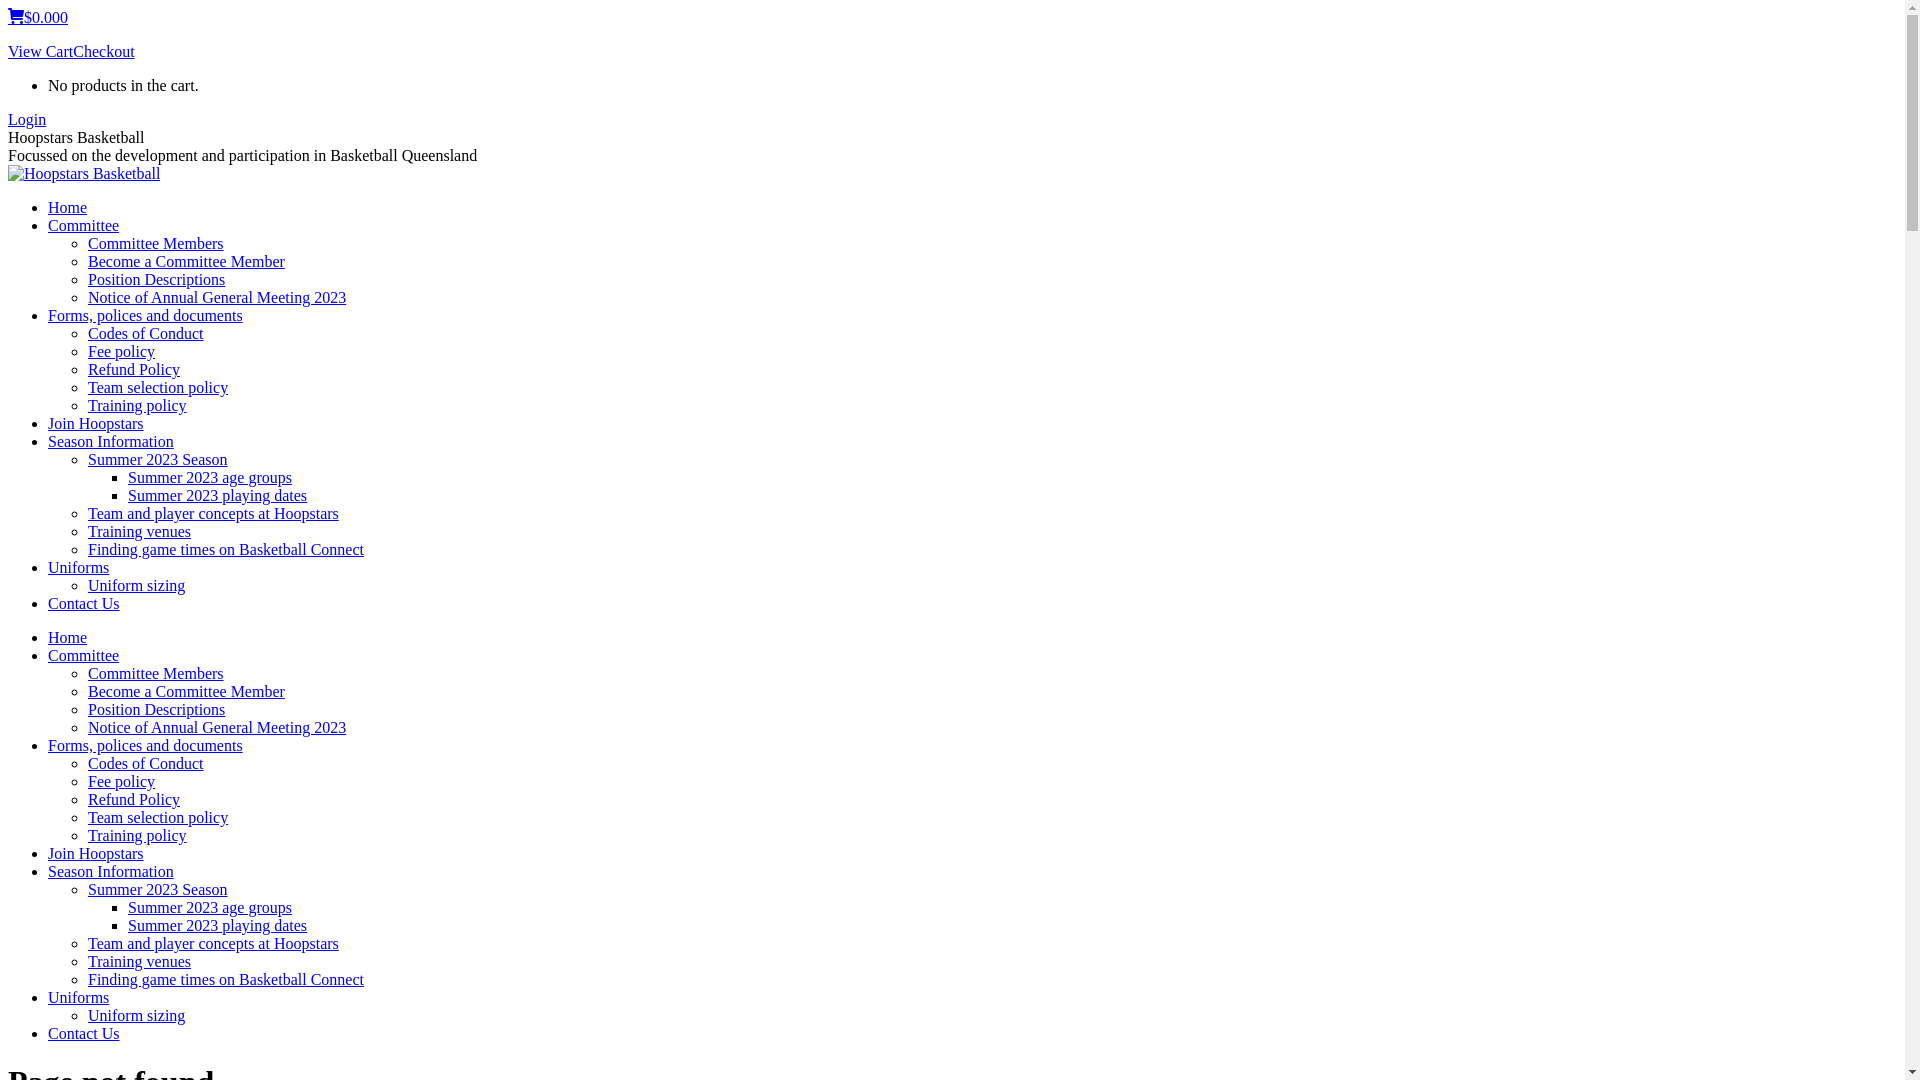 This screenshot has width=1920, height=1080. I want to click on 'Team and player concepts at Hoopstars', so click(213, 512).